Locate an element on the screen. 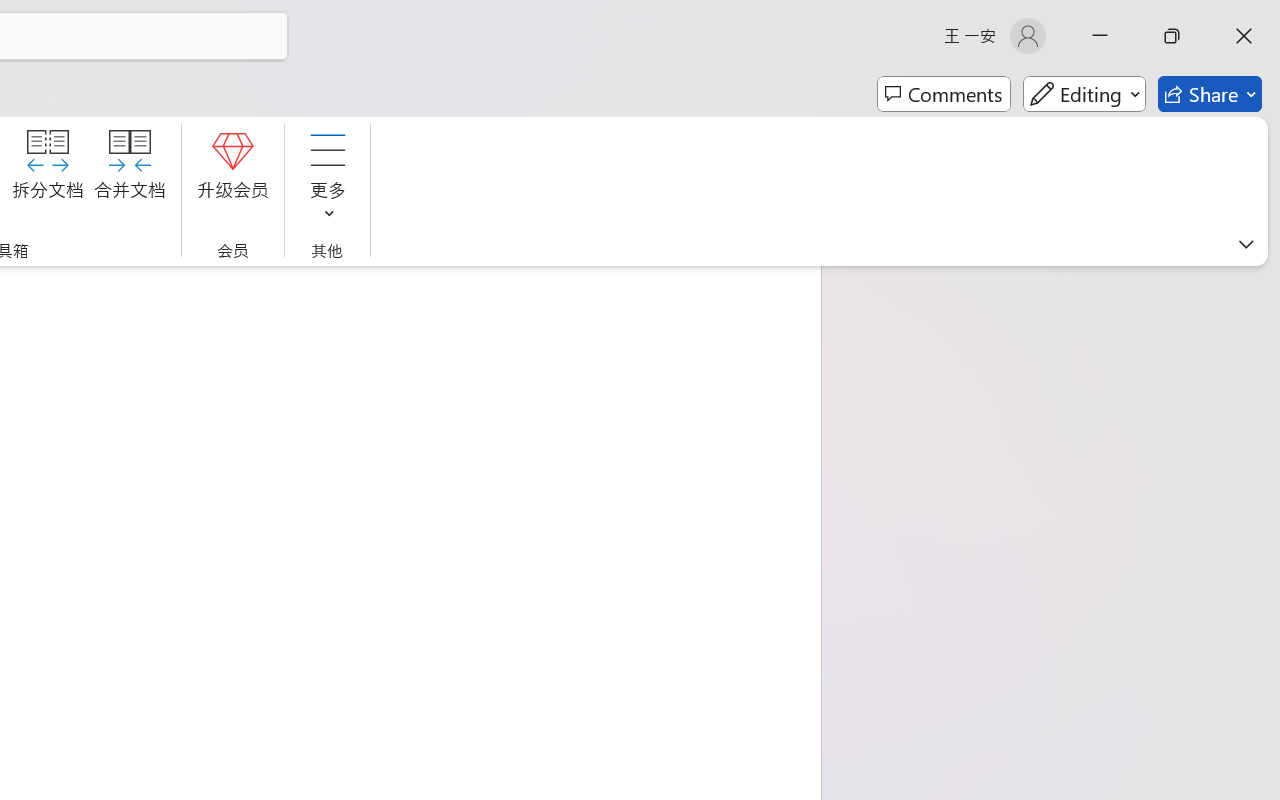 The image size is (1280, 800). 'Mode' is located at coordinates (1083, 94).